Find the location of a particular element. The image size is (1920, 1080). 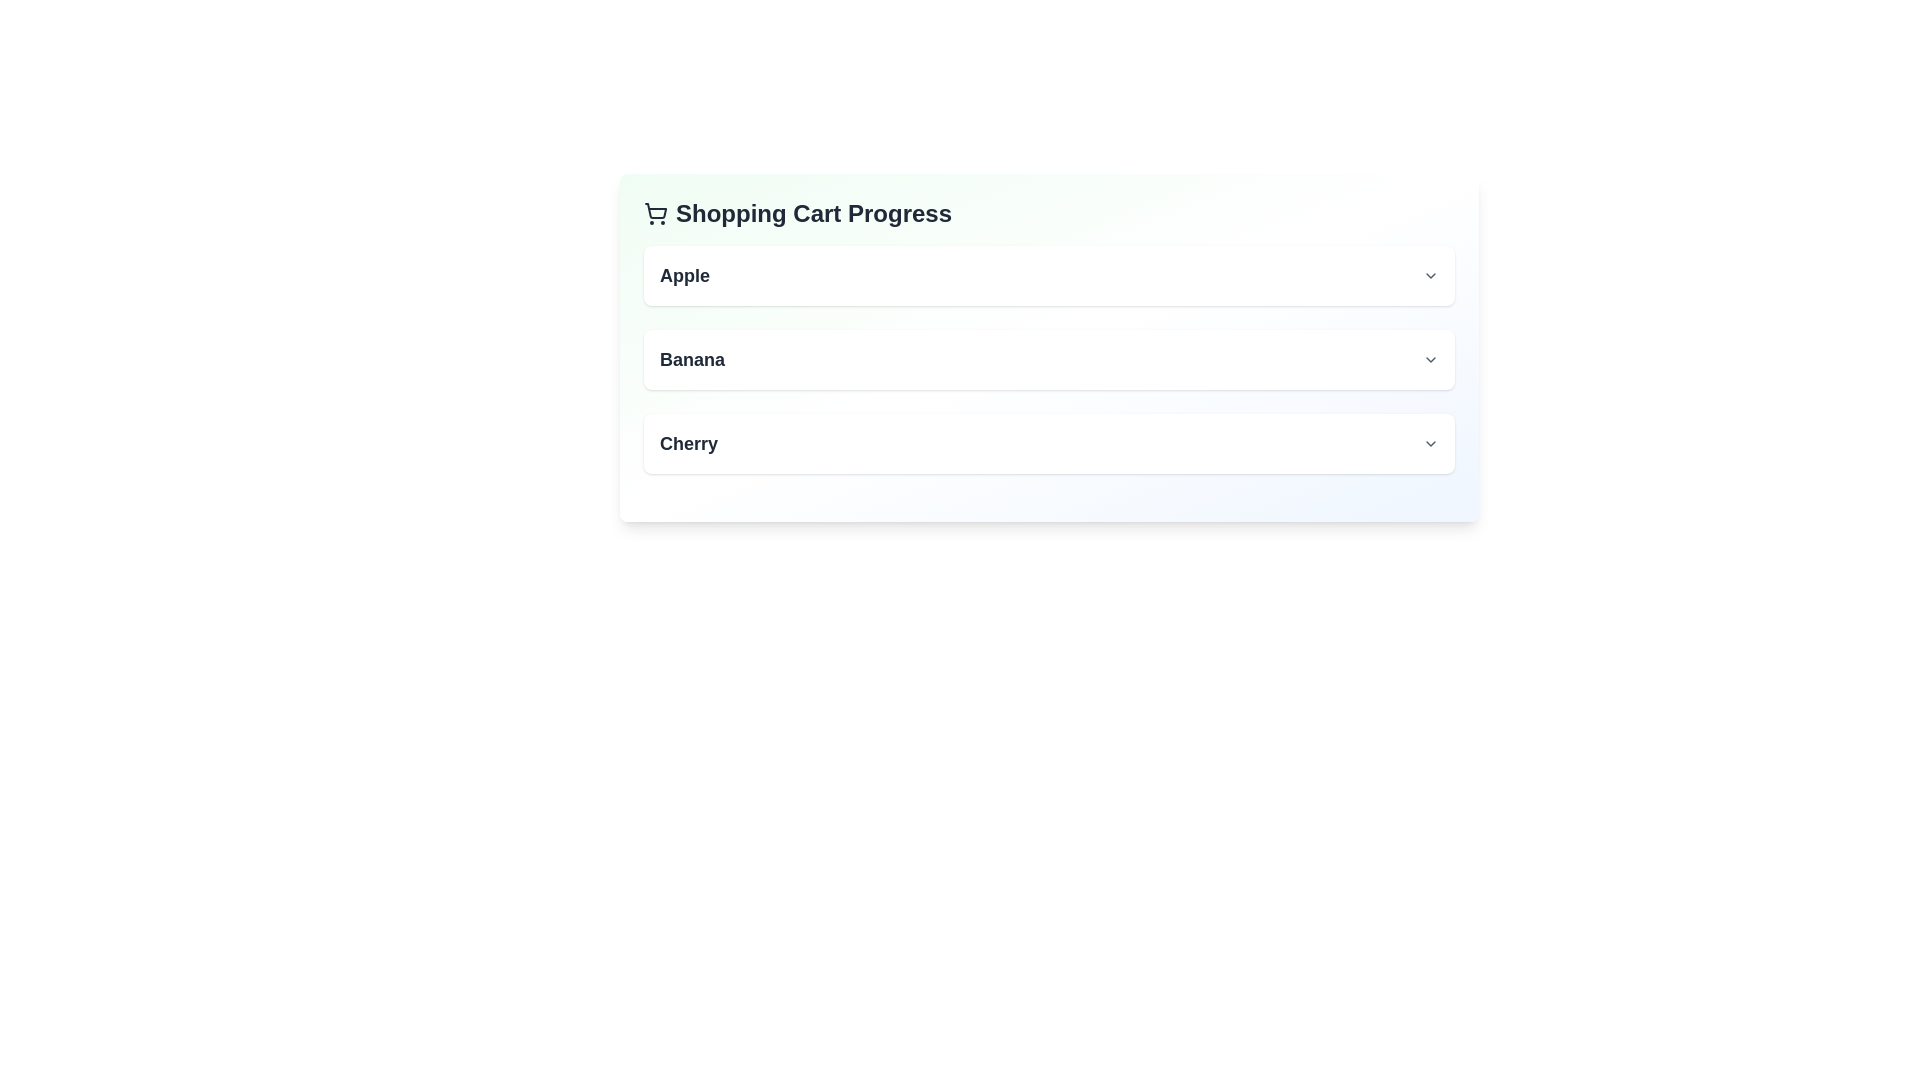

the shopping cart icon located at the start of the header section of the 'Shopping Cart Progress' panel is located at coordinates (656, 213).